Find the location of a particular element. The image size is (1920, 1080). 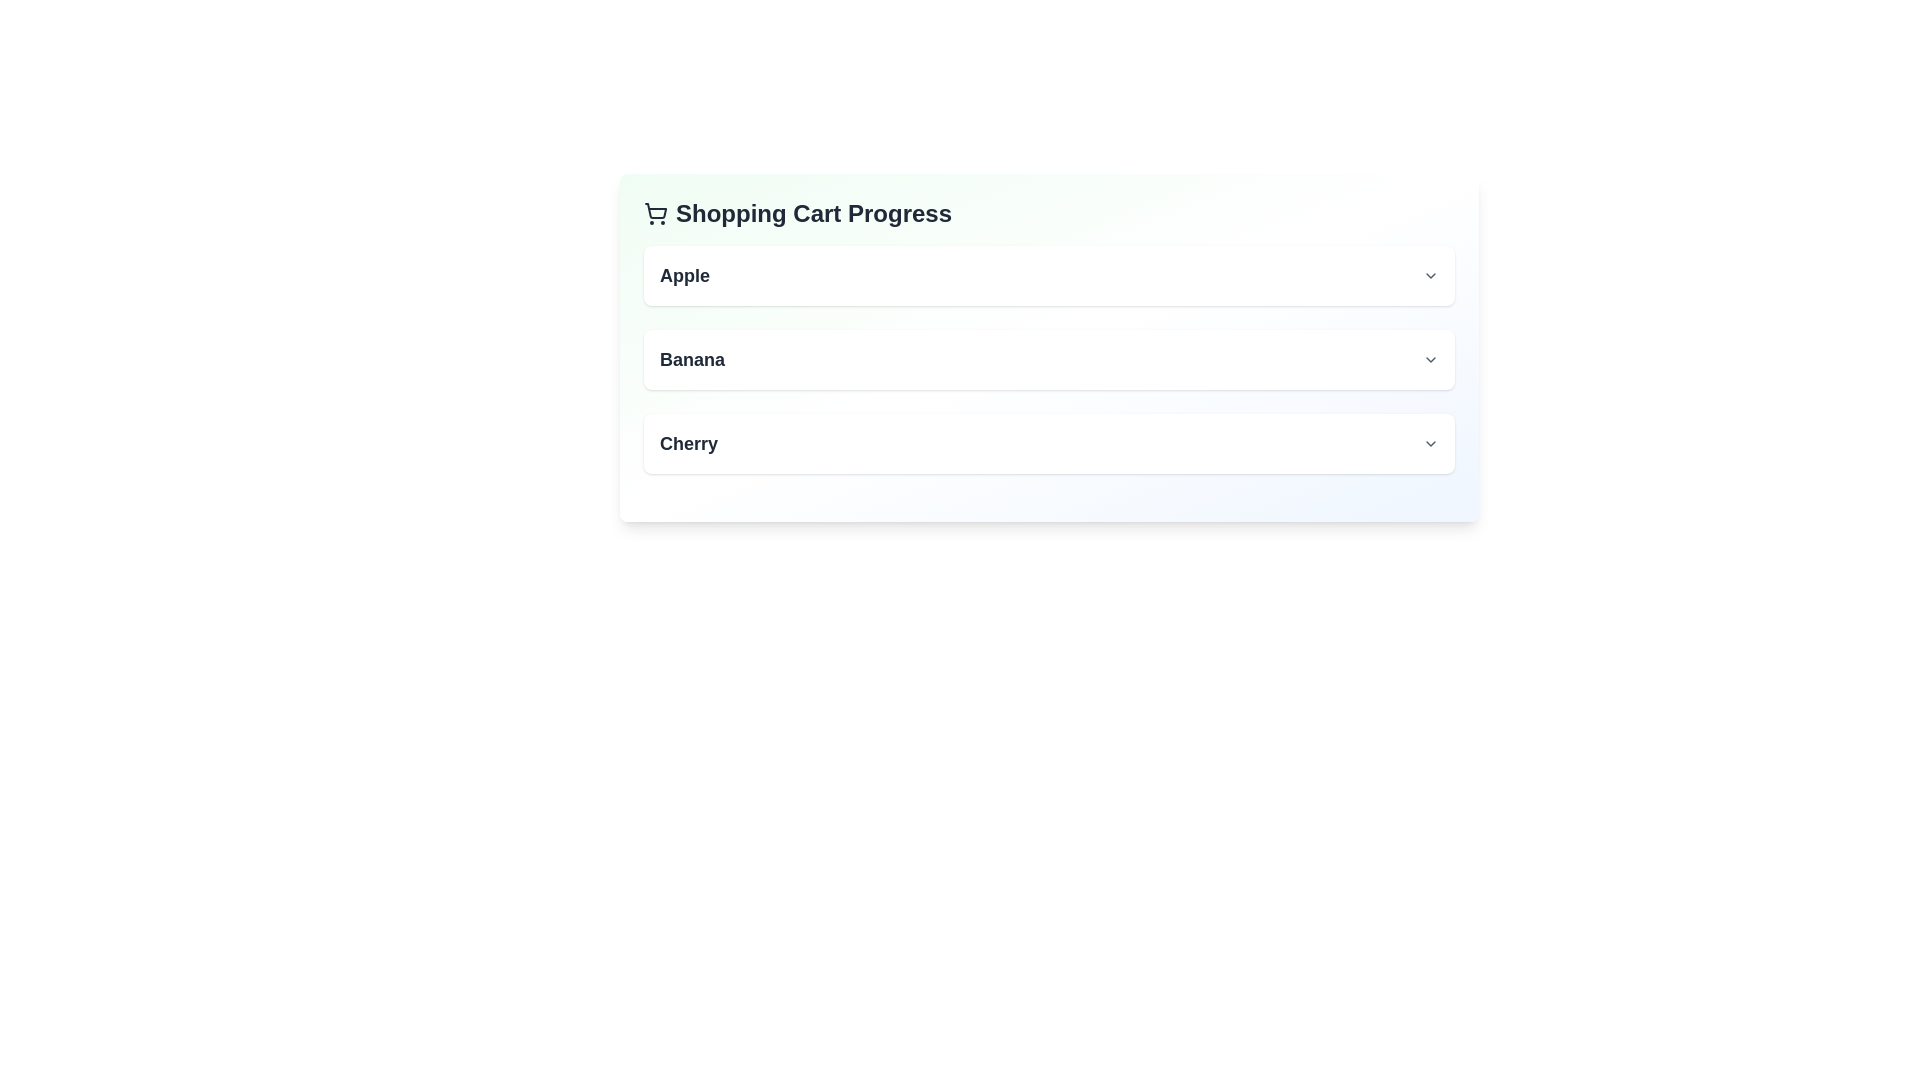

the shopping cart icon located at the start of the header section of the 'Shopping Cart Progress' panel is located at coordinates (656, 213).